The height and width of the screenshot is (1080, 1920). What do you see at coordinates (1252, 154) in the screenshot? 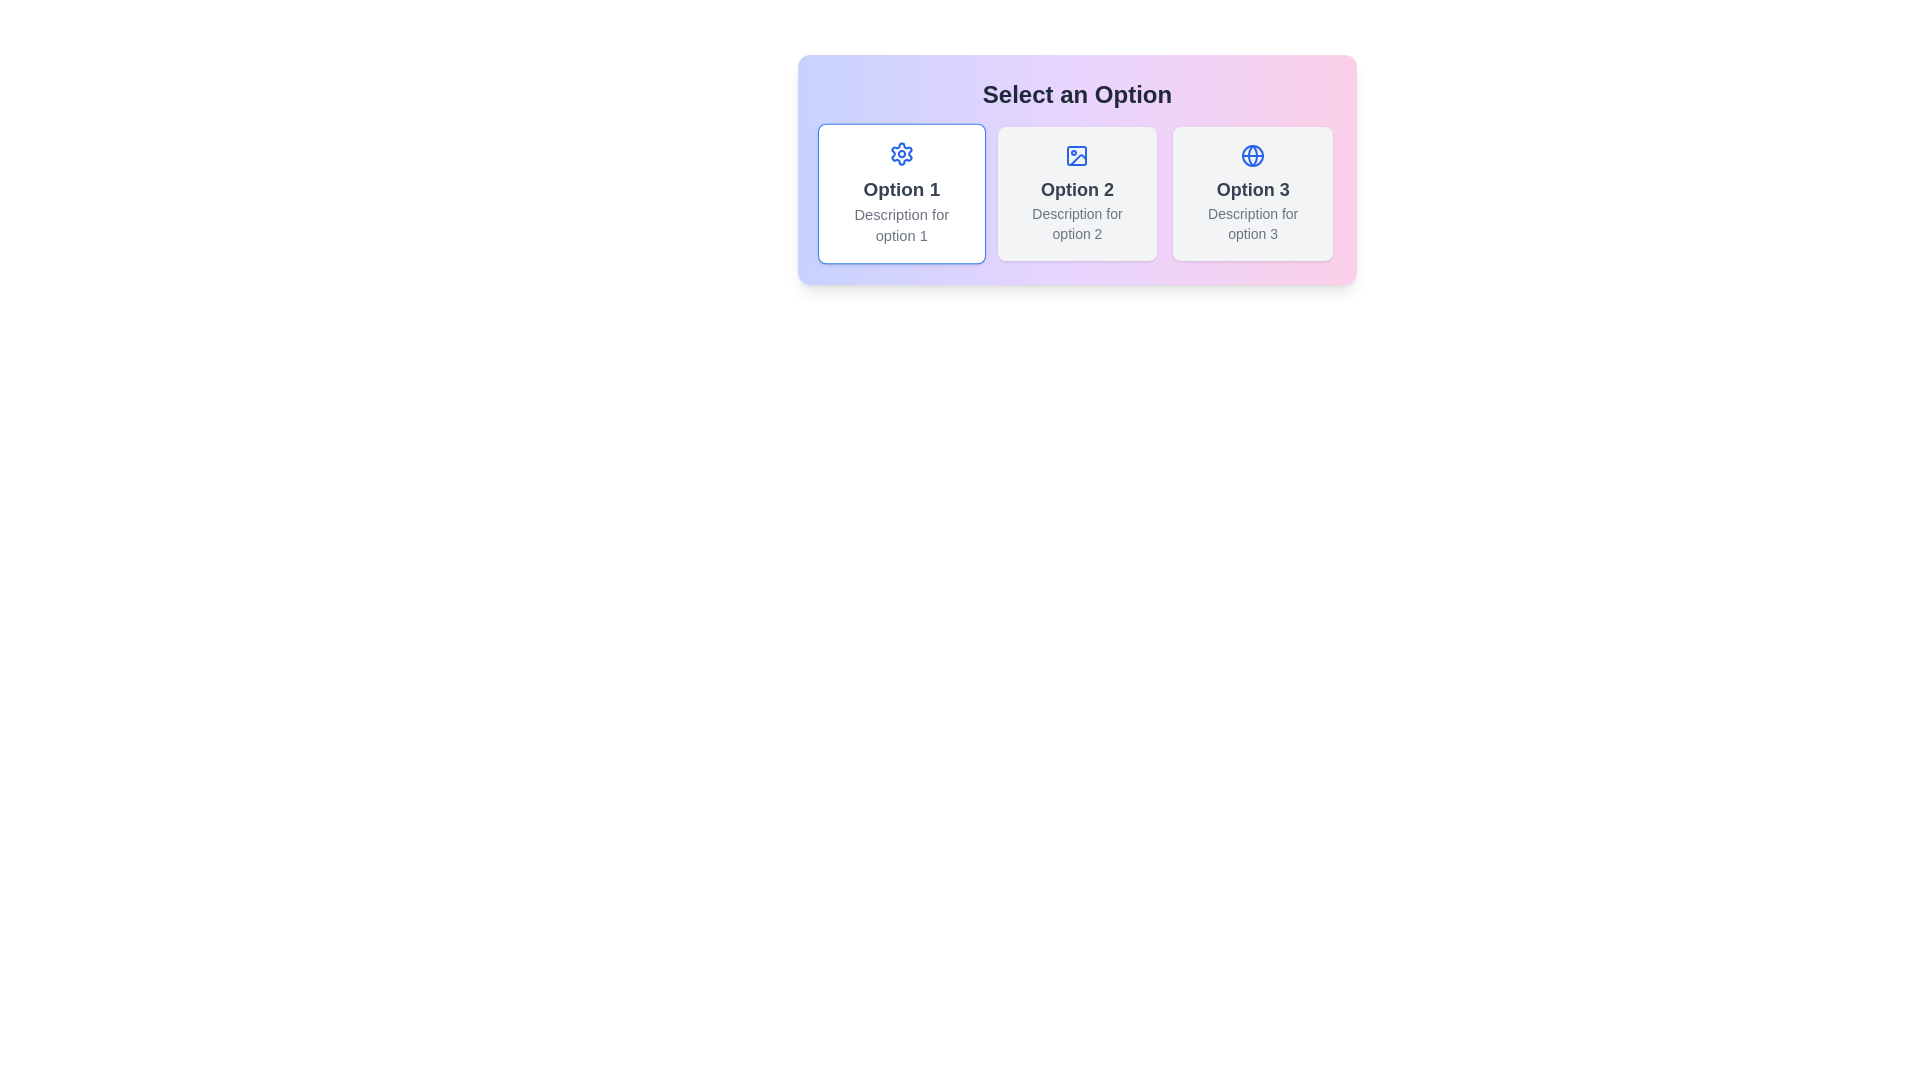
I see `the circular outline icon representing a globe in the third selectable option of the menu` at bounding box center [1252, 154].